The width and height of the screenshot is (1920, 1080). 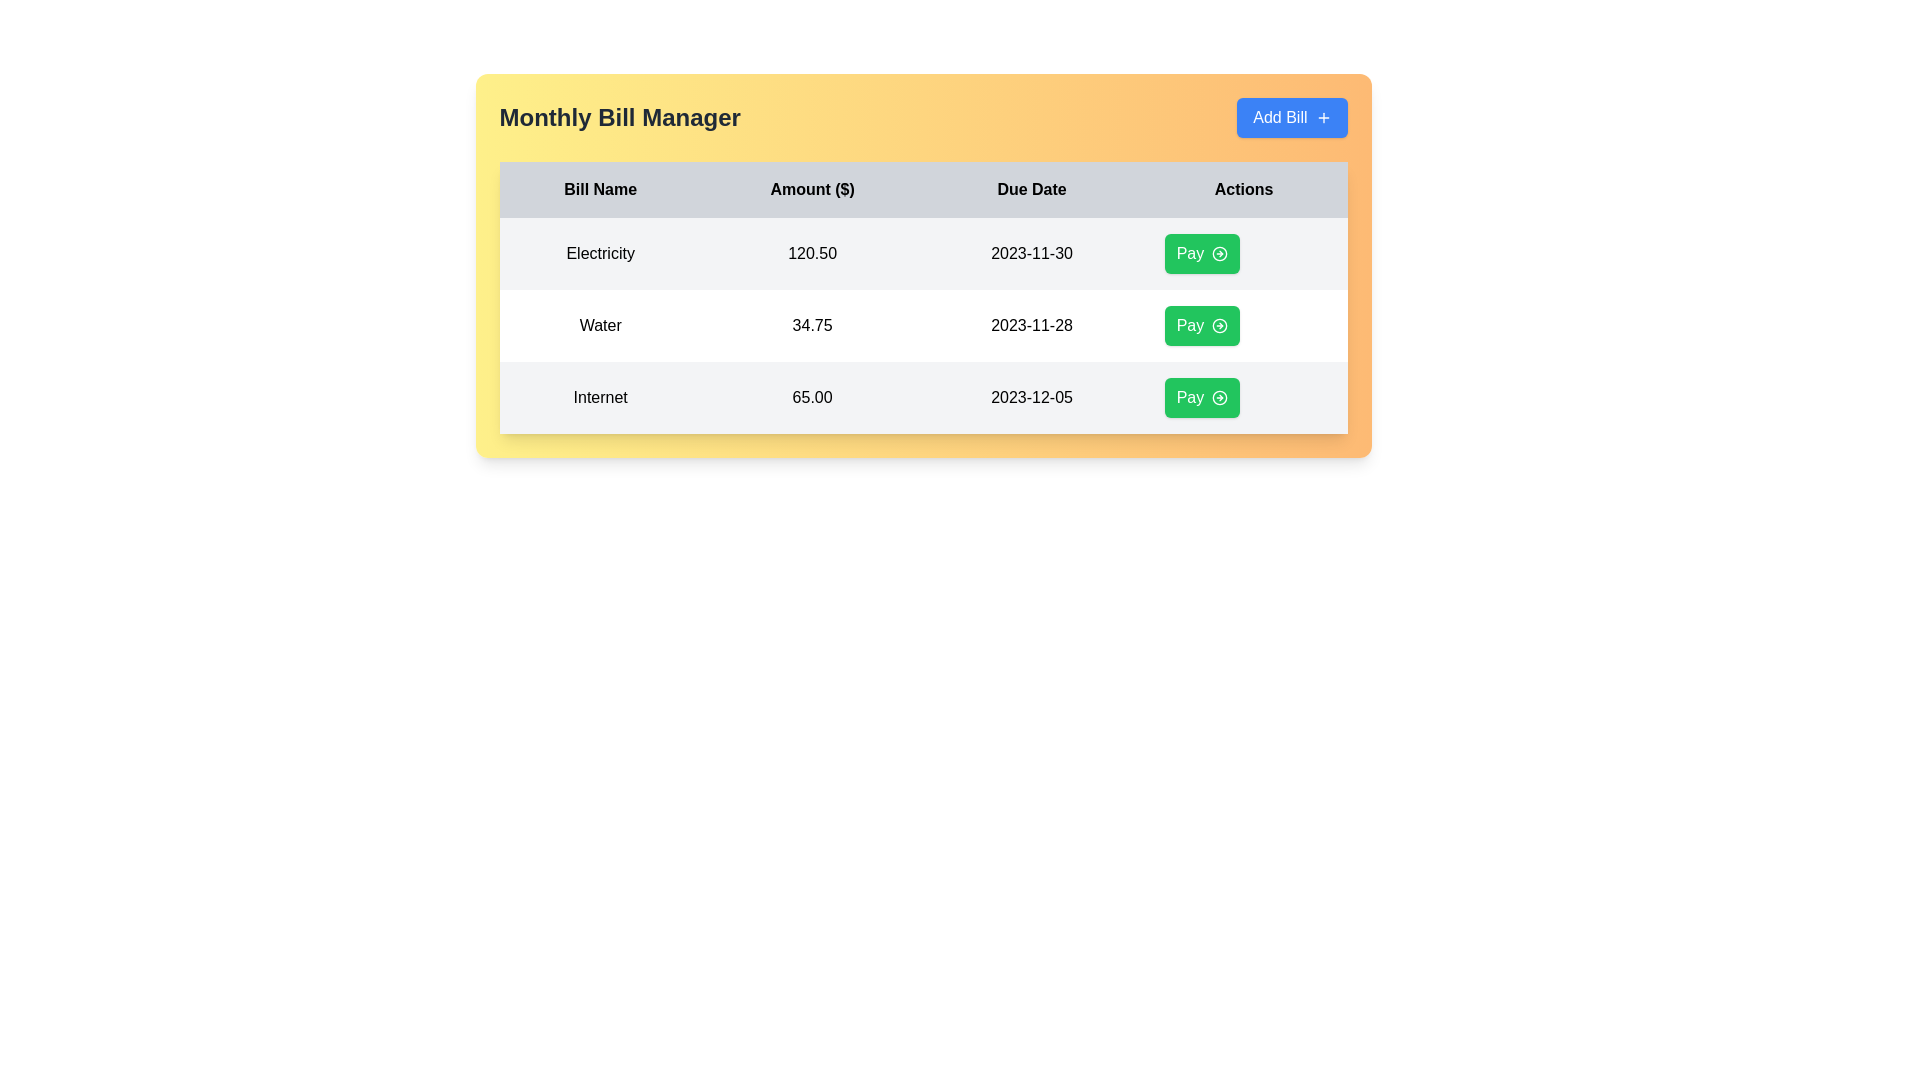 What do you see at coordinates (599, 397) in the screenshot?
I see `the Text label in the leftmost column of the third row under the 'Bill Name' column` at bounding box center [599, 397].